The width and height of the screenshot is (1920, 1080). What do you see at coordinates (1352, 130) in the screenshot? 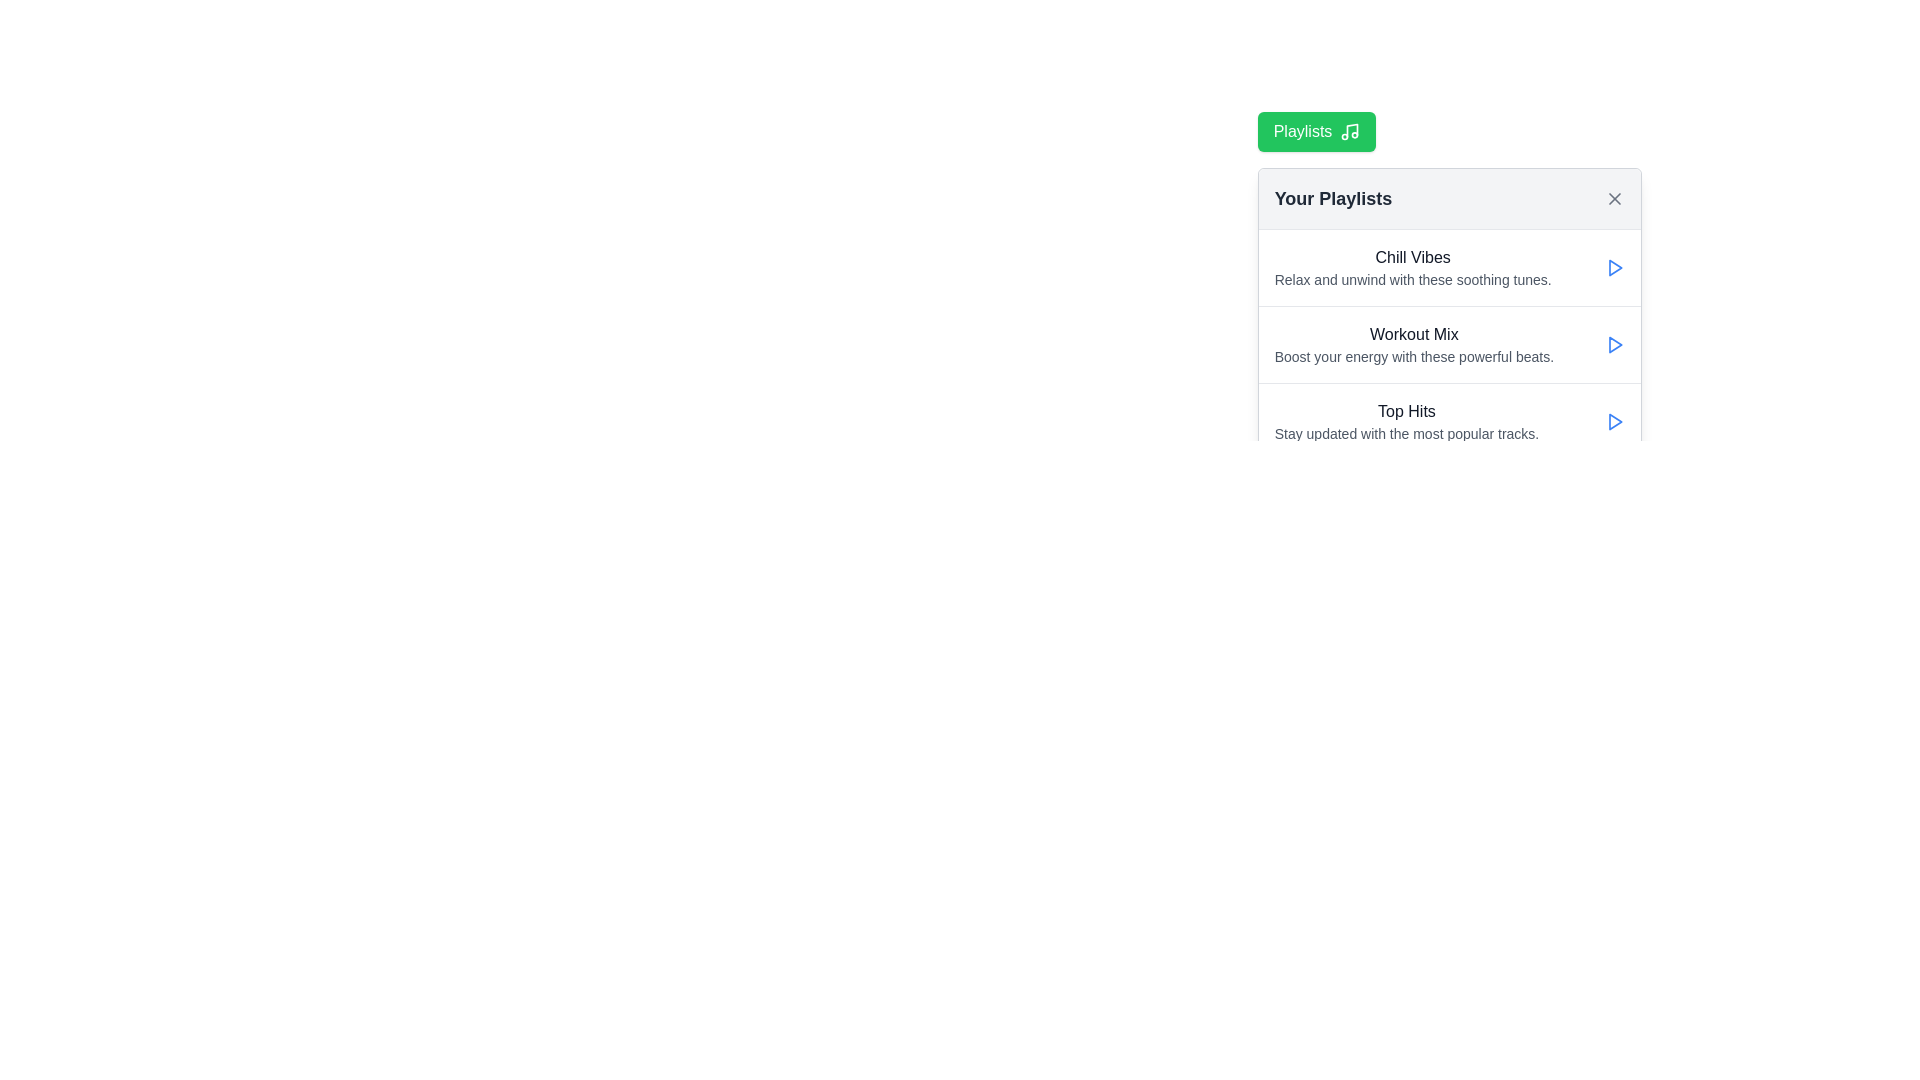
I see `the music or playlists icon located inside the green 'Playlists' button, positioned near the top-left corner of the interface` at bounding box center [1352, 130].